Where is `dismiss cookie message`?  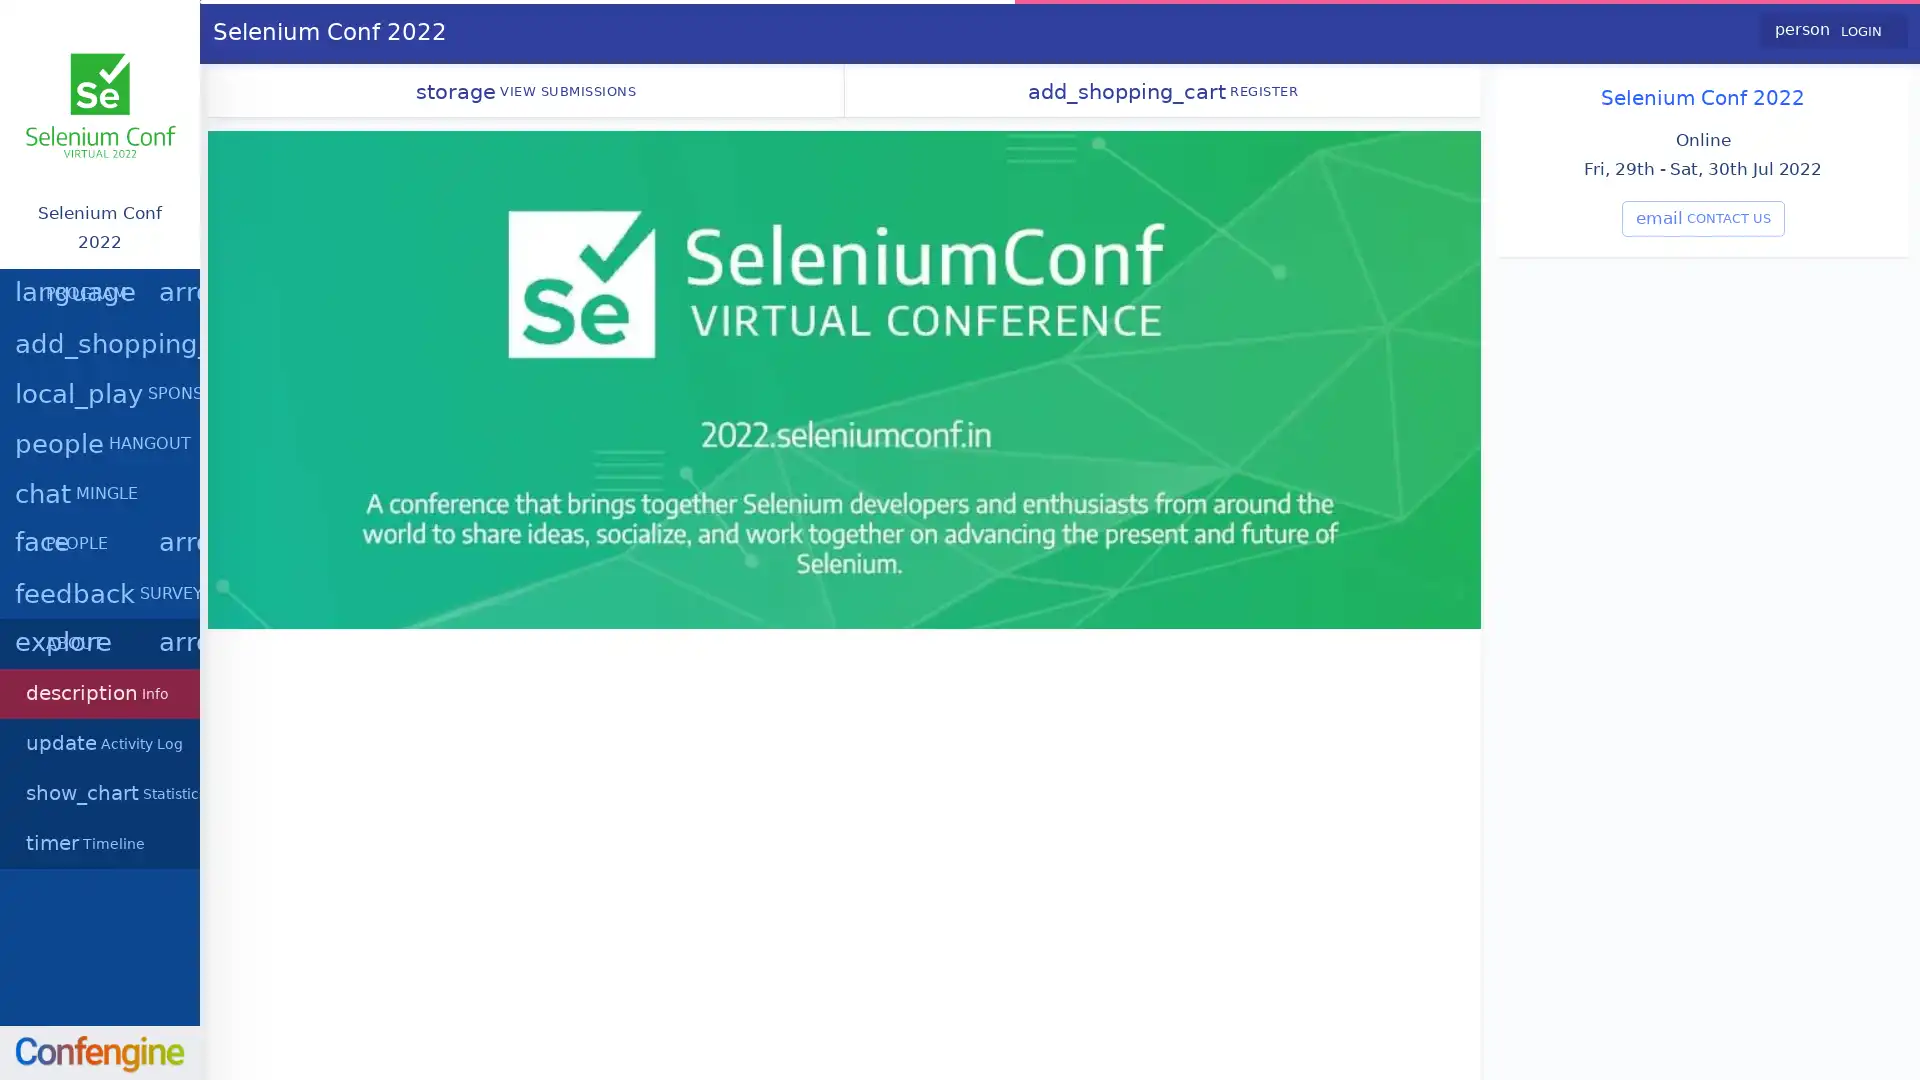
dismiss cookie message is located at coordinates (207, 1011).